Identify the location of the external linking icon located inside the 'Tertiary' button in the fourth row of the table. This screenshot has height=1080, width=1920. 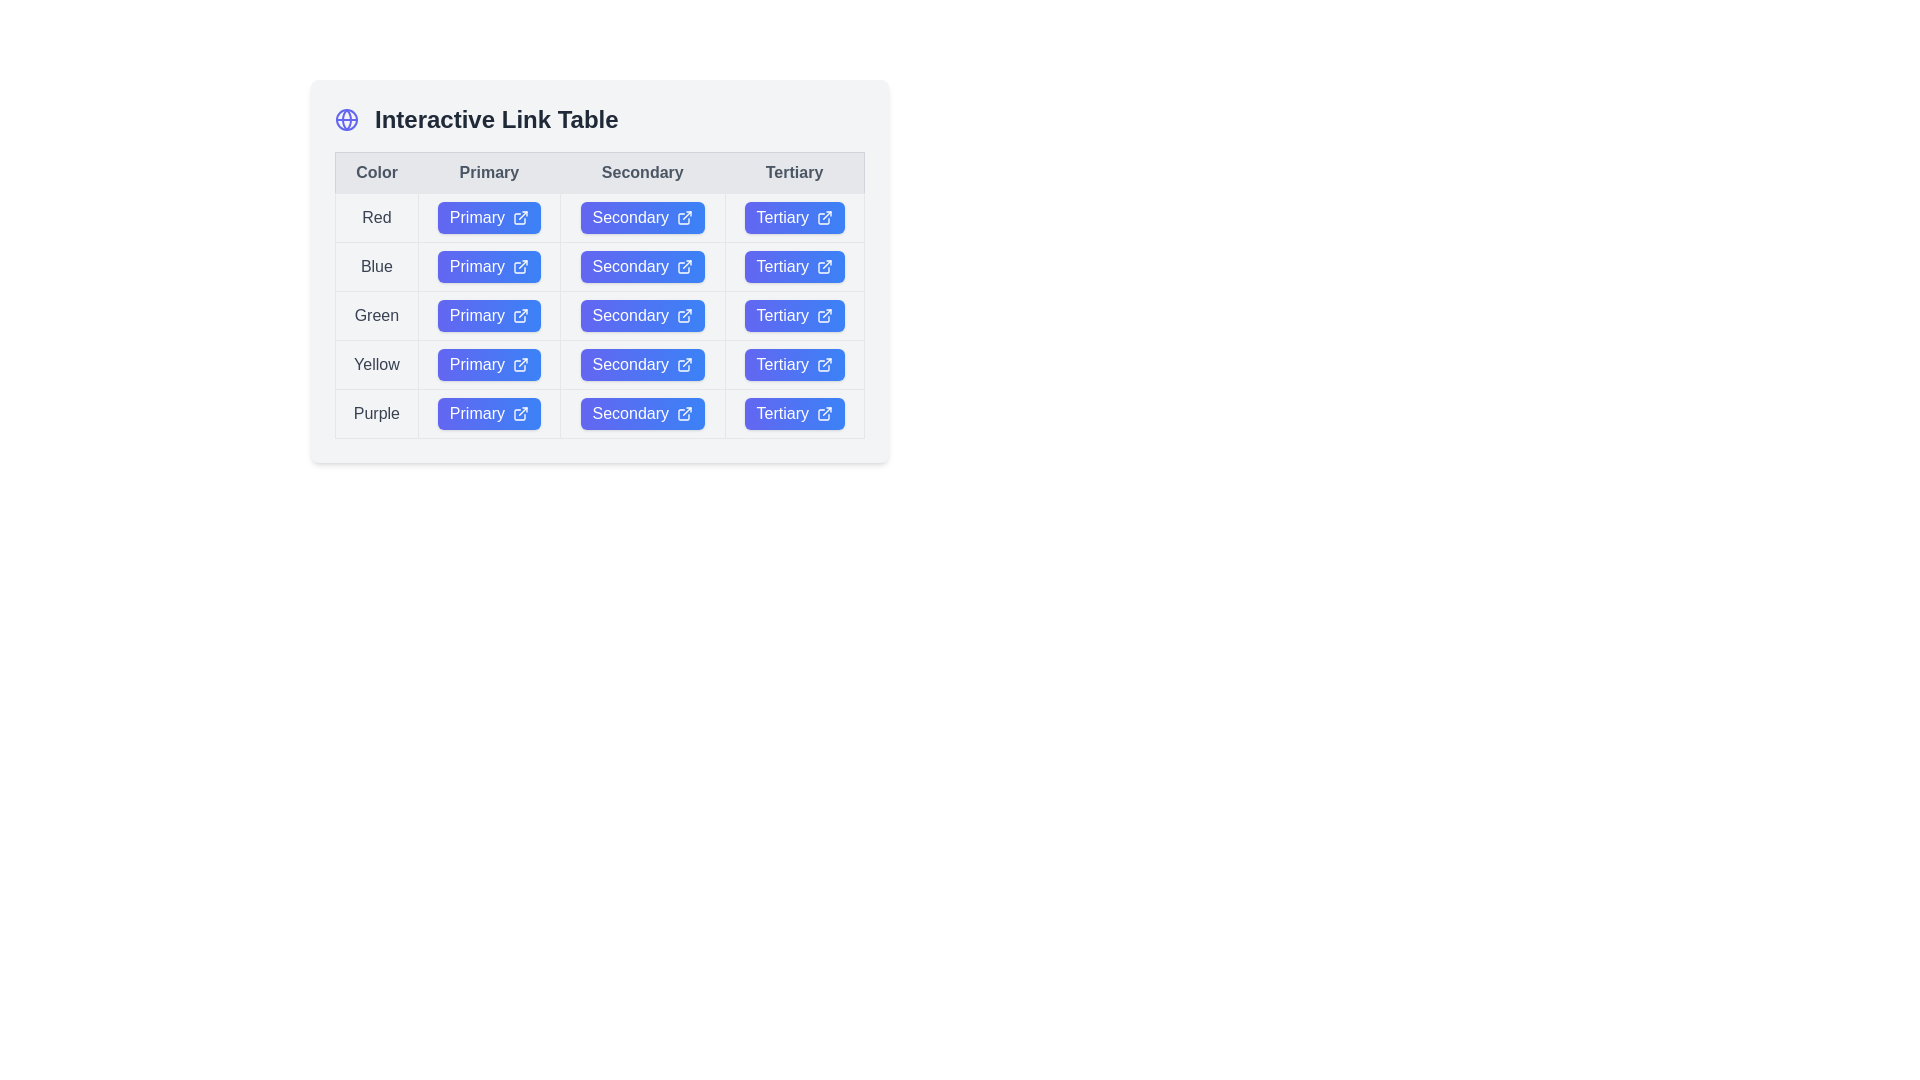
(825, 315).